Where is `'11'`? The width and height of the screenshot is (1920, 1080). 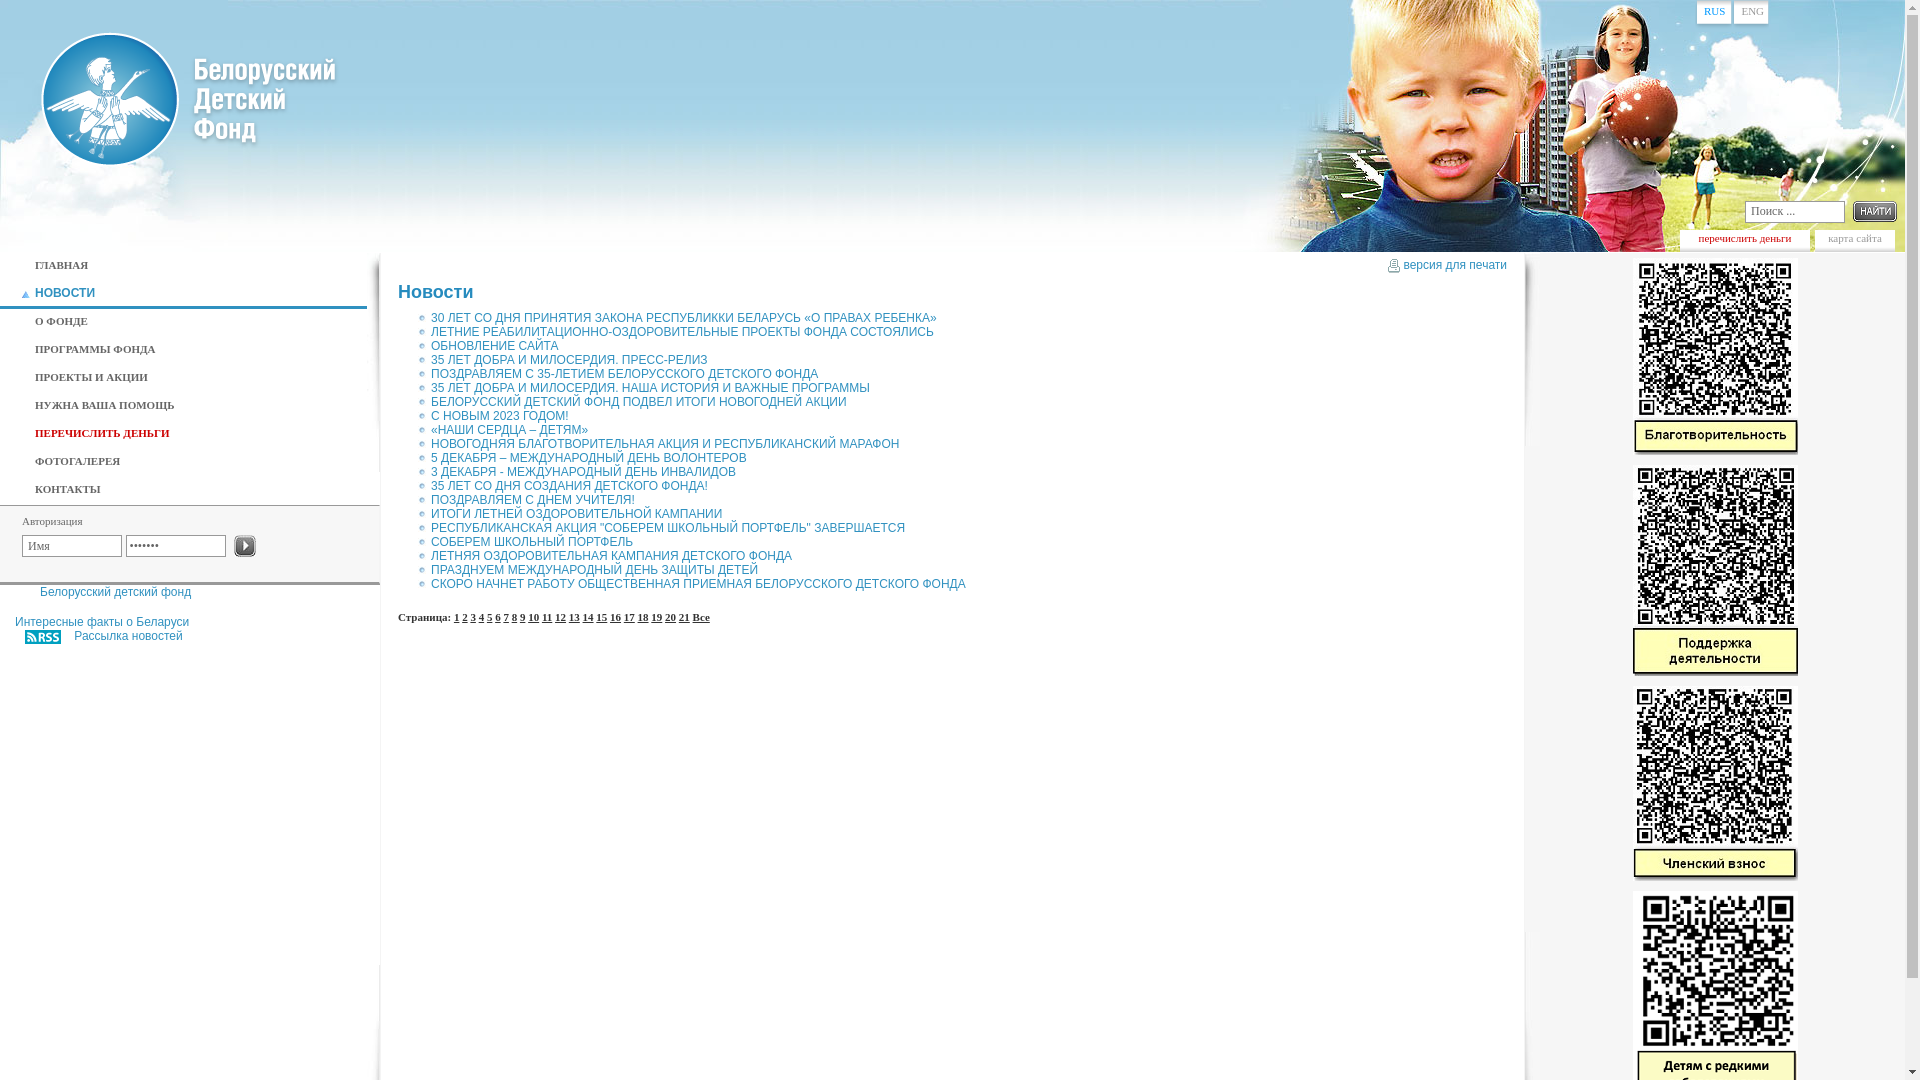 '11' is located at coordinates (547, 611).